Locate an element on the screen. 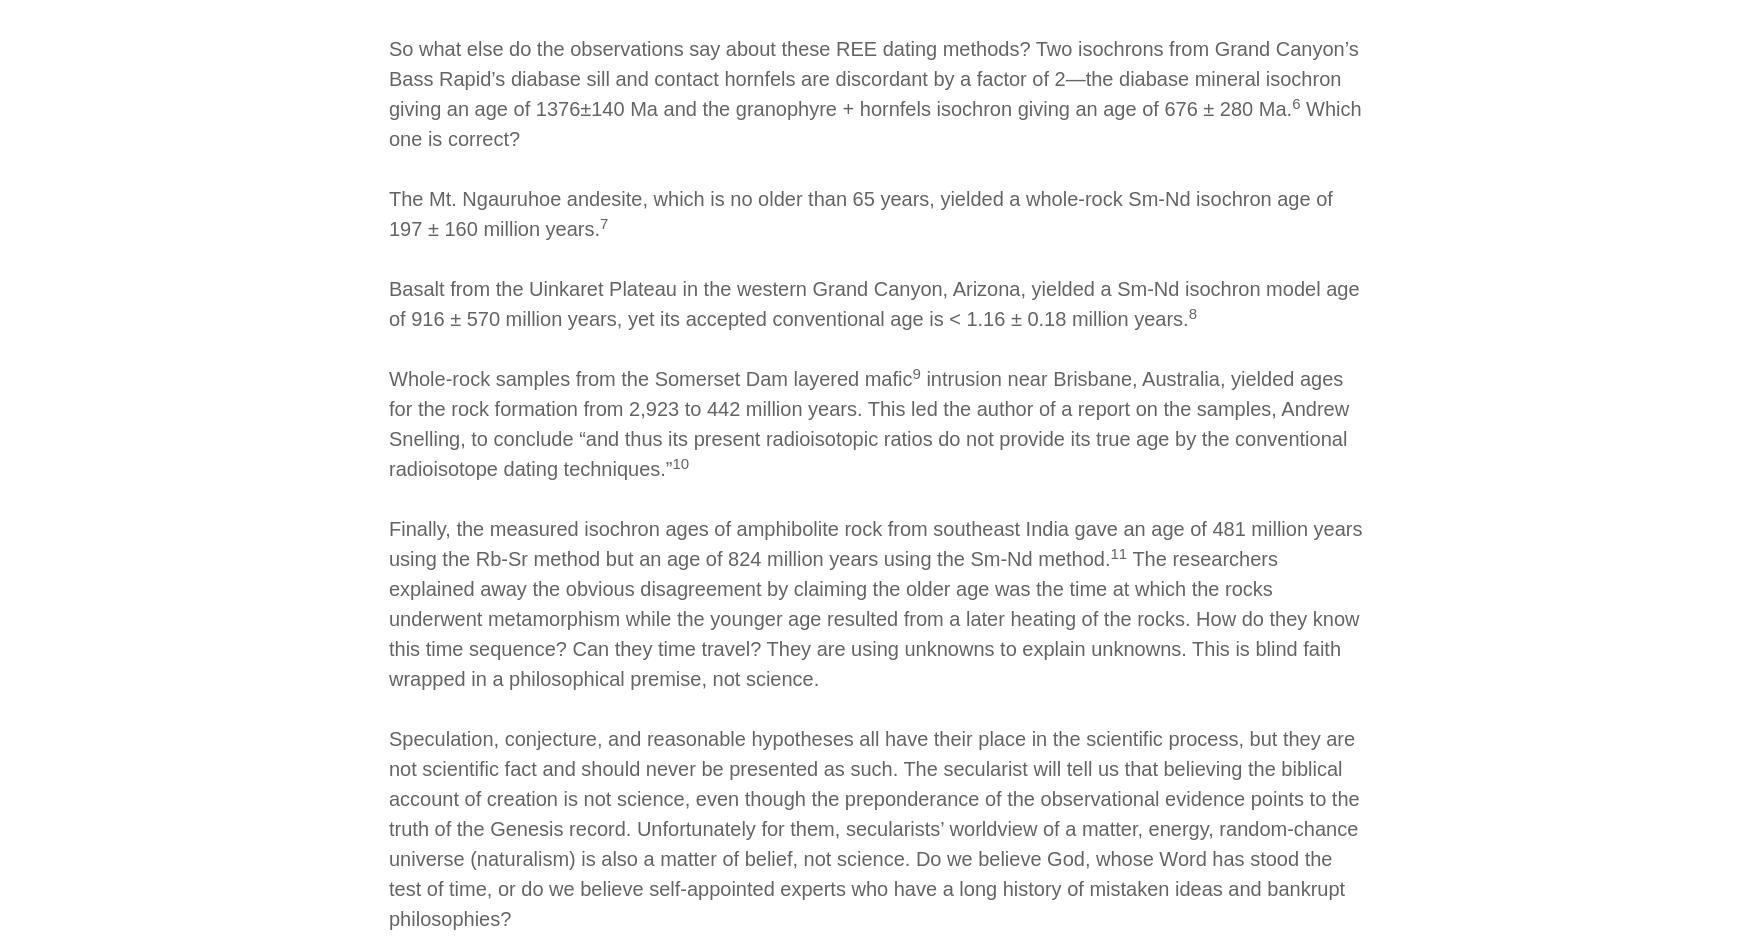 The width and height of the screenshot is (1758, 951). 'The Mt. Ngauruhoe andesite, which is no older than 65 years, yielded a whole-rock Sm-Nd isochron age of 197 ± 160 million years.' is located at coordinates (389, 213).